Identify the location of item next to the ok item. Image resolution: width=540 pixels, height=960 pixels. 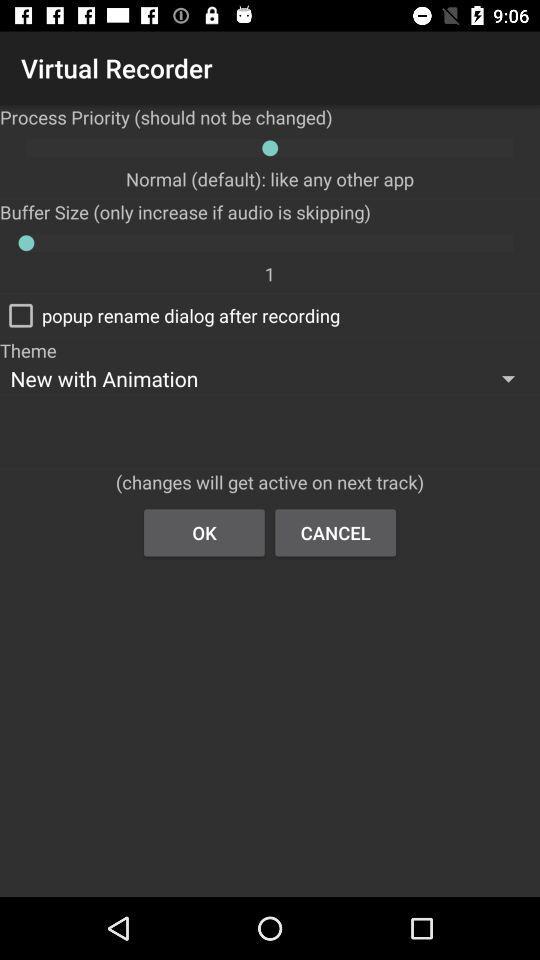
(335, 531).